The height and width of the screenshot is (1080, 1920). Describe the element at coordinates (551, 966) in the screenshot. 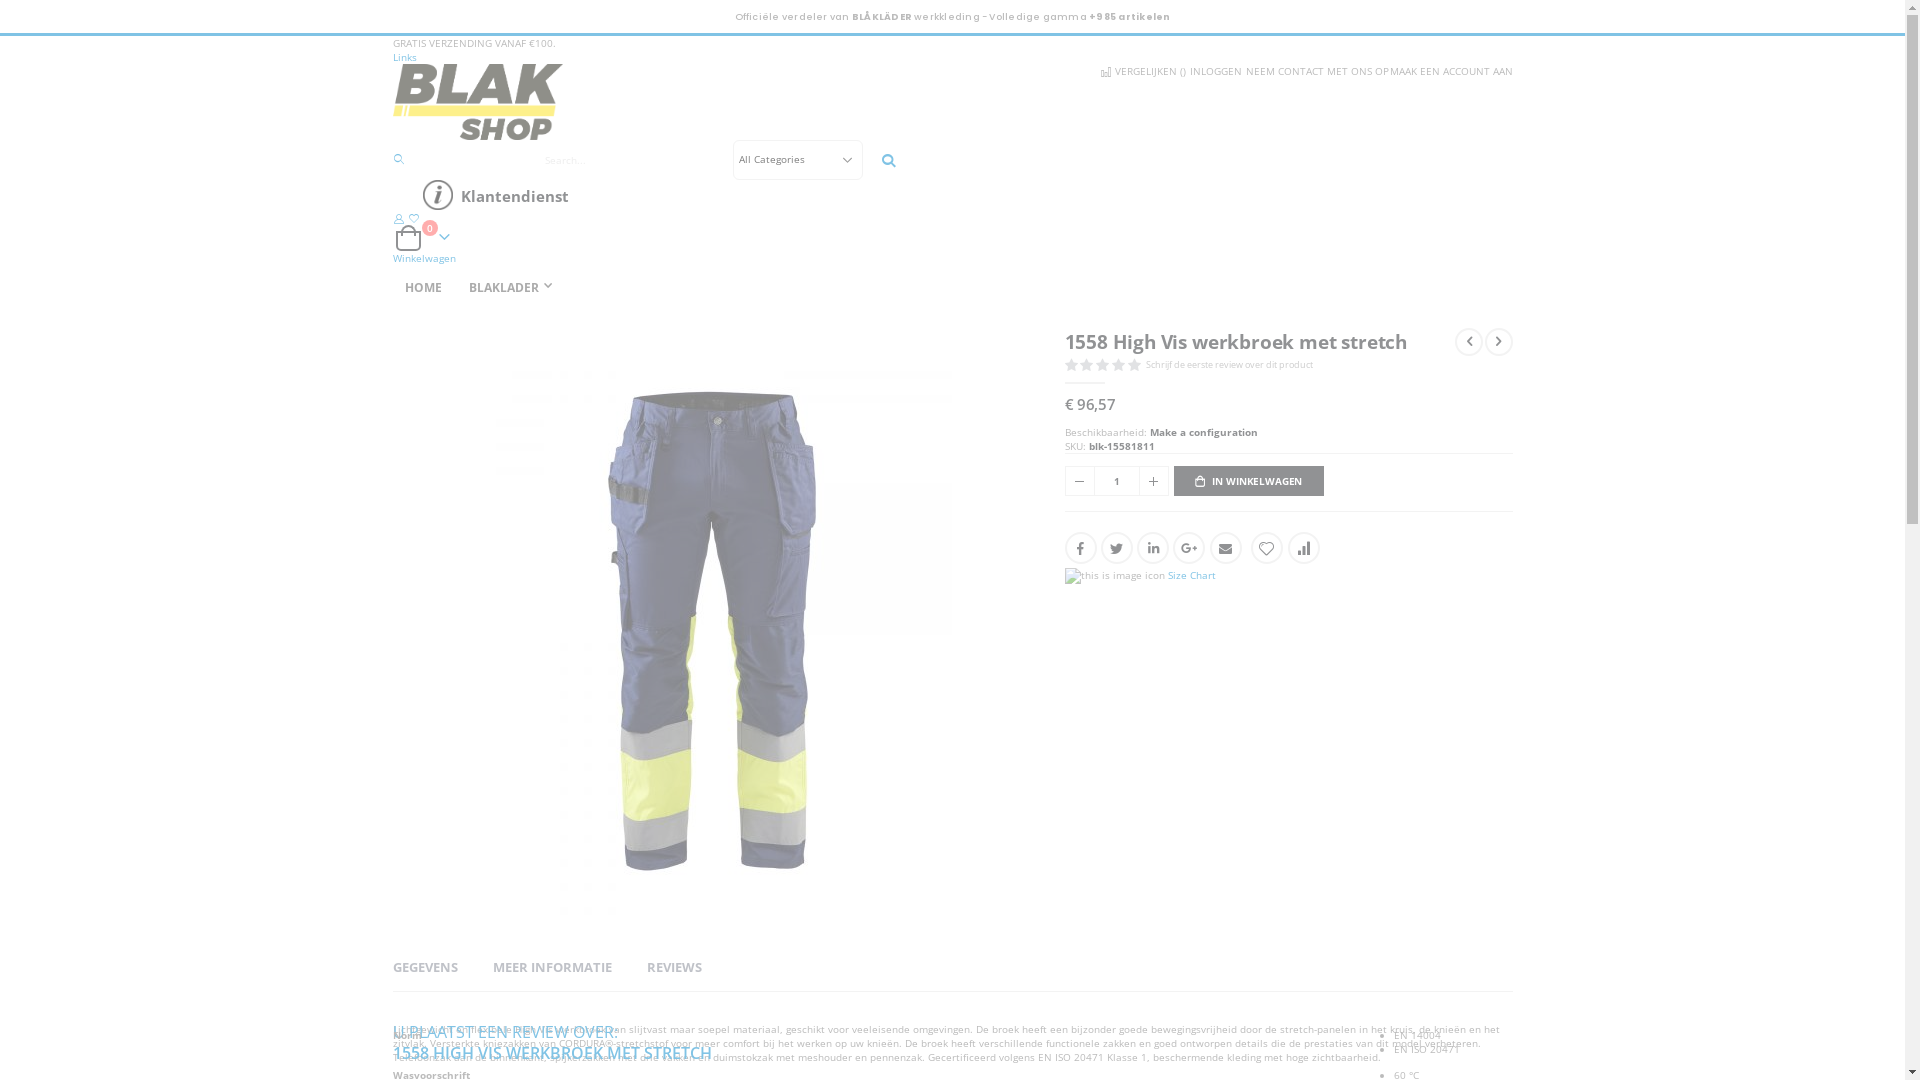

I see `'MEER INFORMATIE'` at that location.